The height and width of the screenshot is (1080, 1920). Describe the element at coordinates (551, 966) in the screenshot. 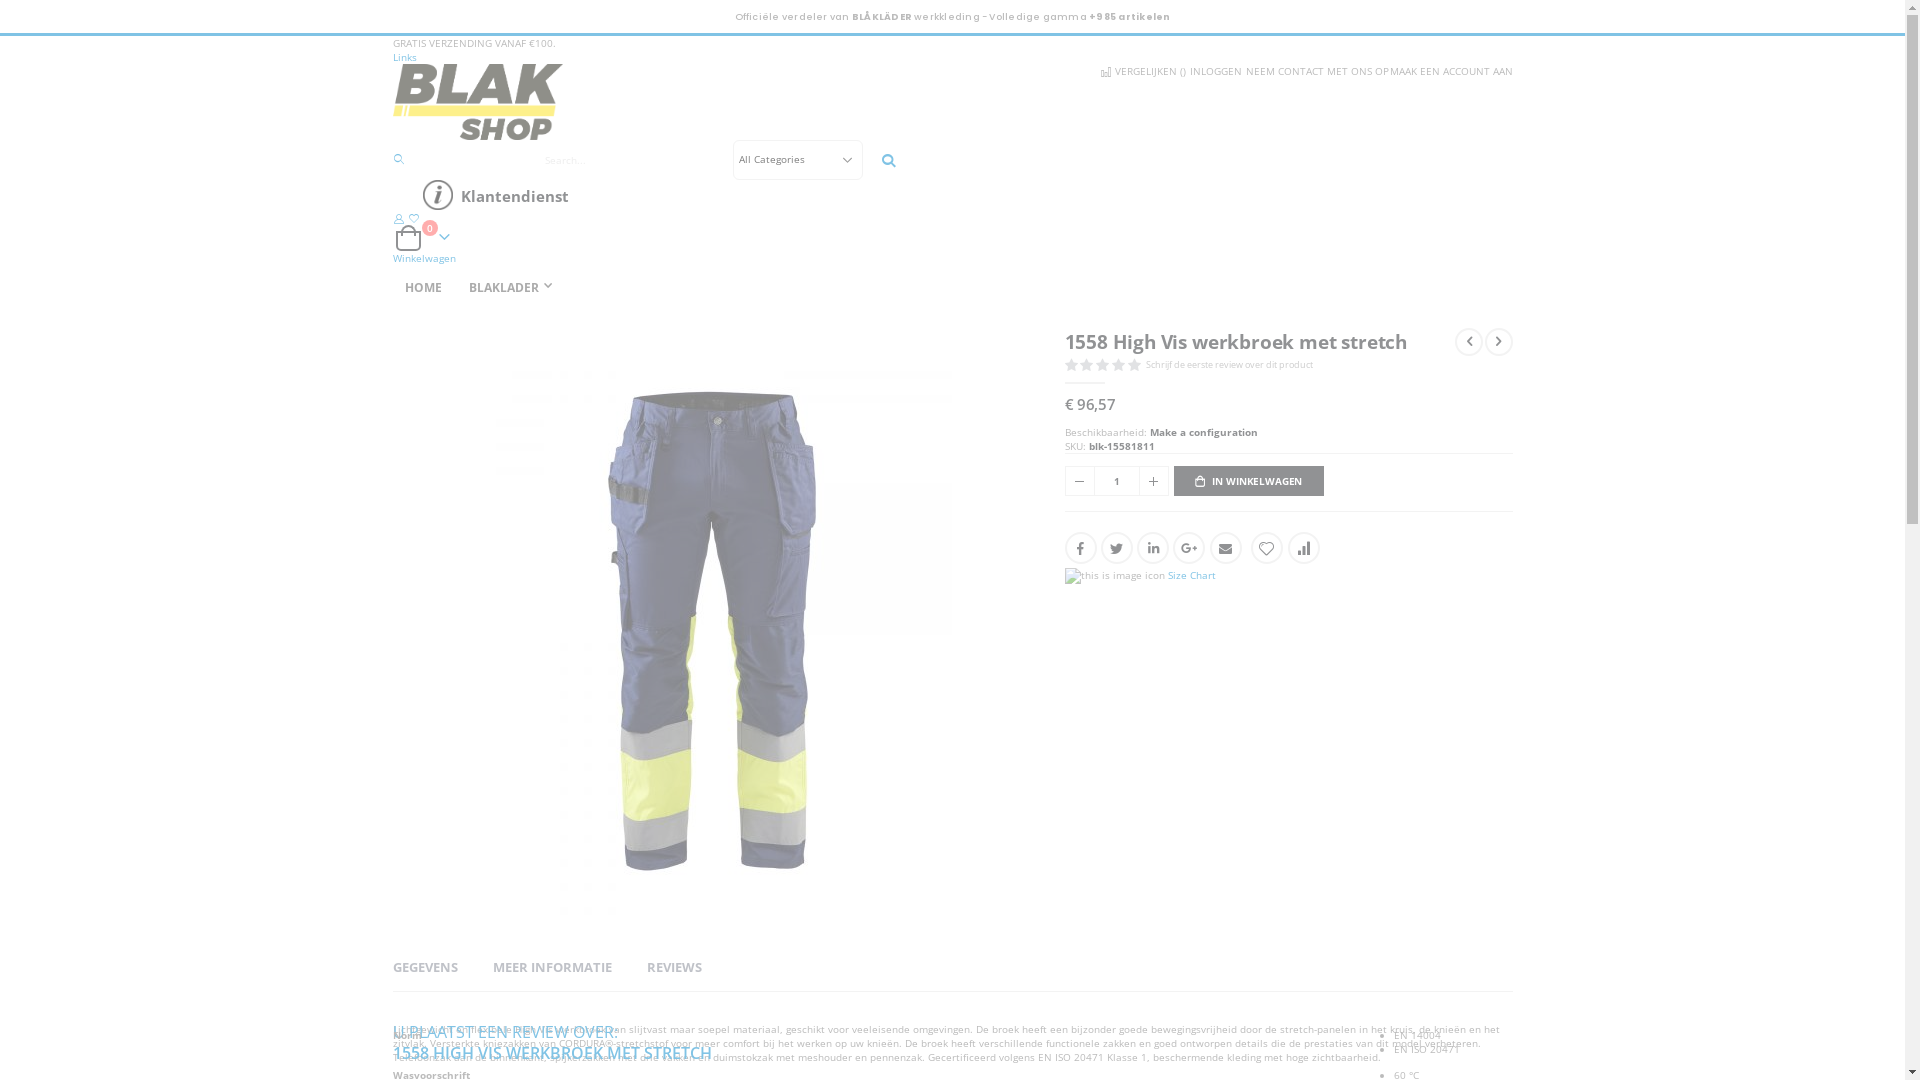

I see `'MEER INFORMATIE'` at that location.